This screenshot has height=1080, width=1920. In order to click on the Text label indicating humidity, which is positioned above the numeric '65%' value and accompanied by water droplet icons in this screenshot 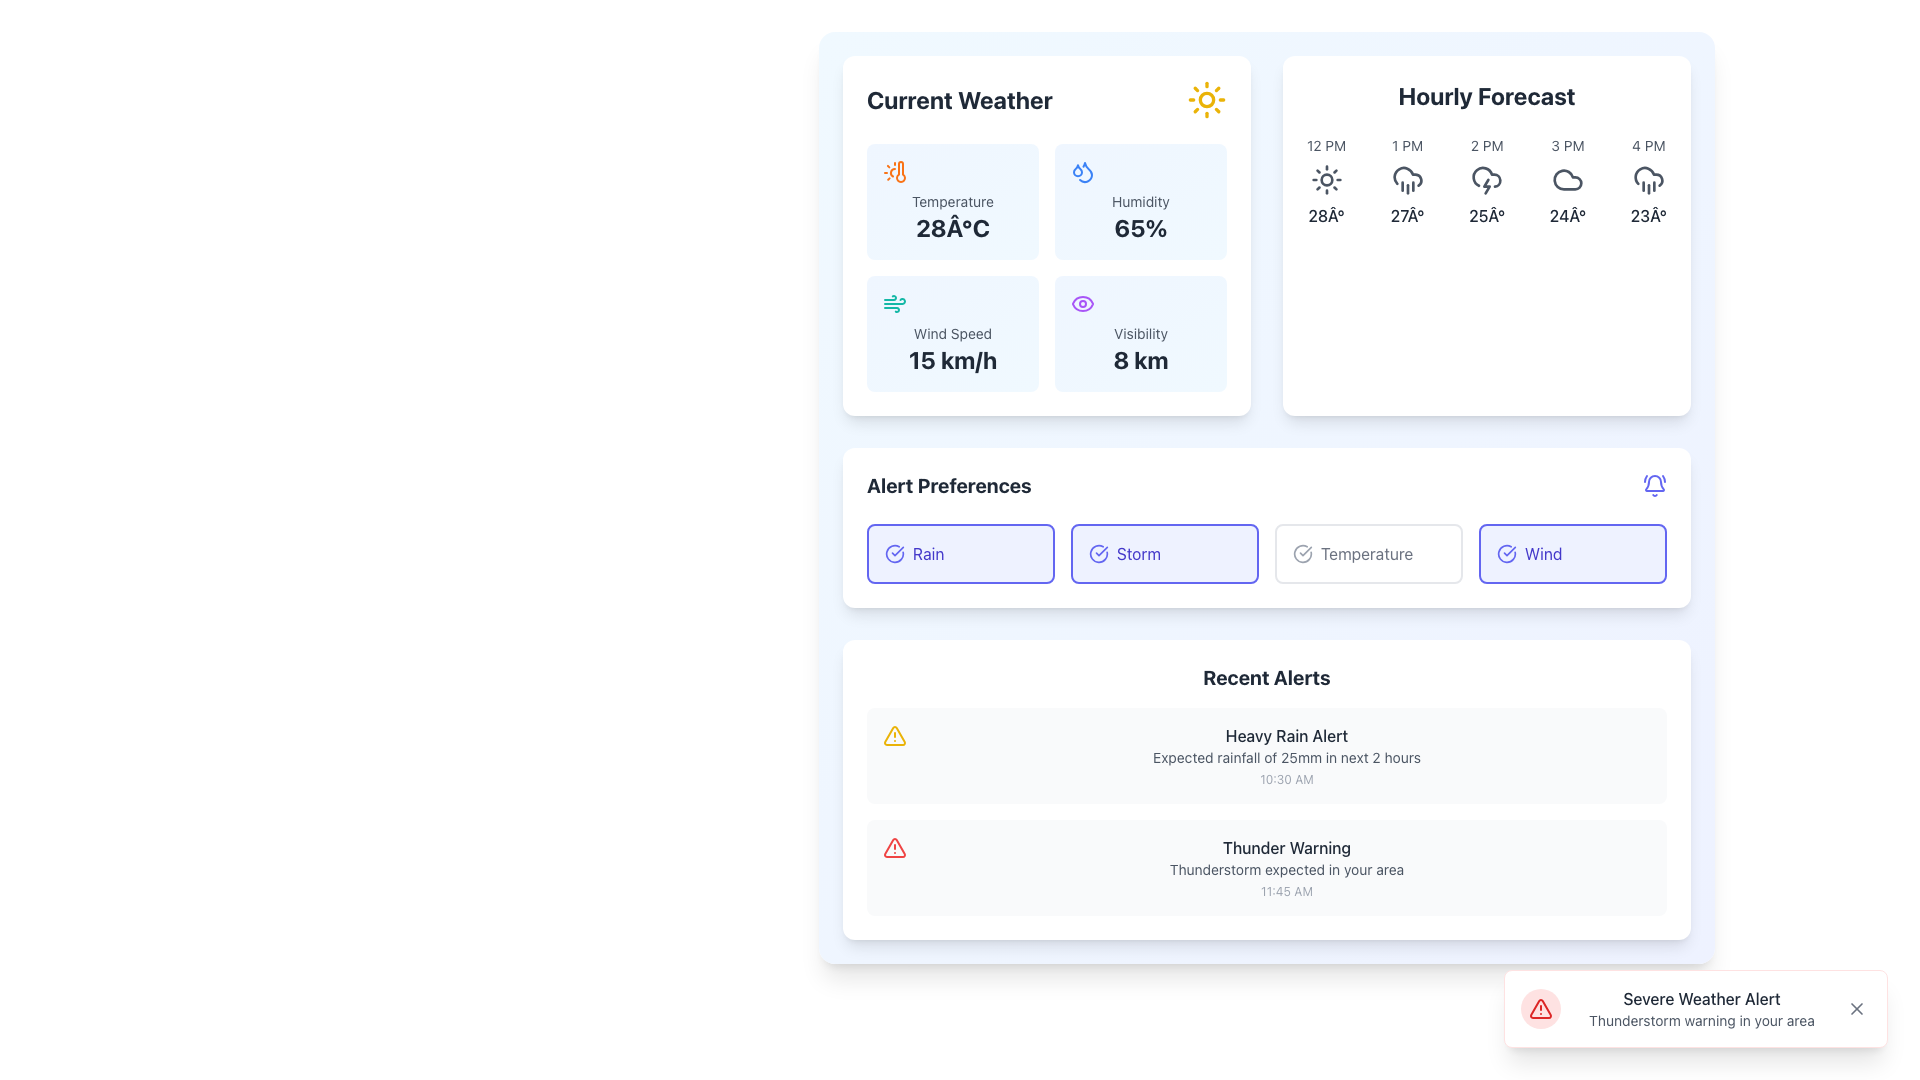, I will do `click(1141, 201)`.